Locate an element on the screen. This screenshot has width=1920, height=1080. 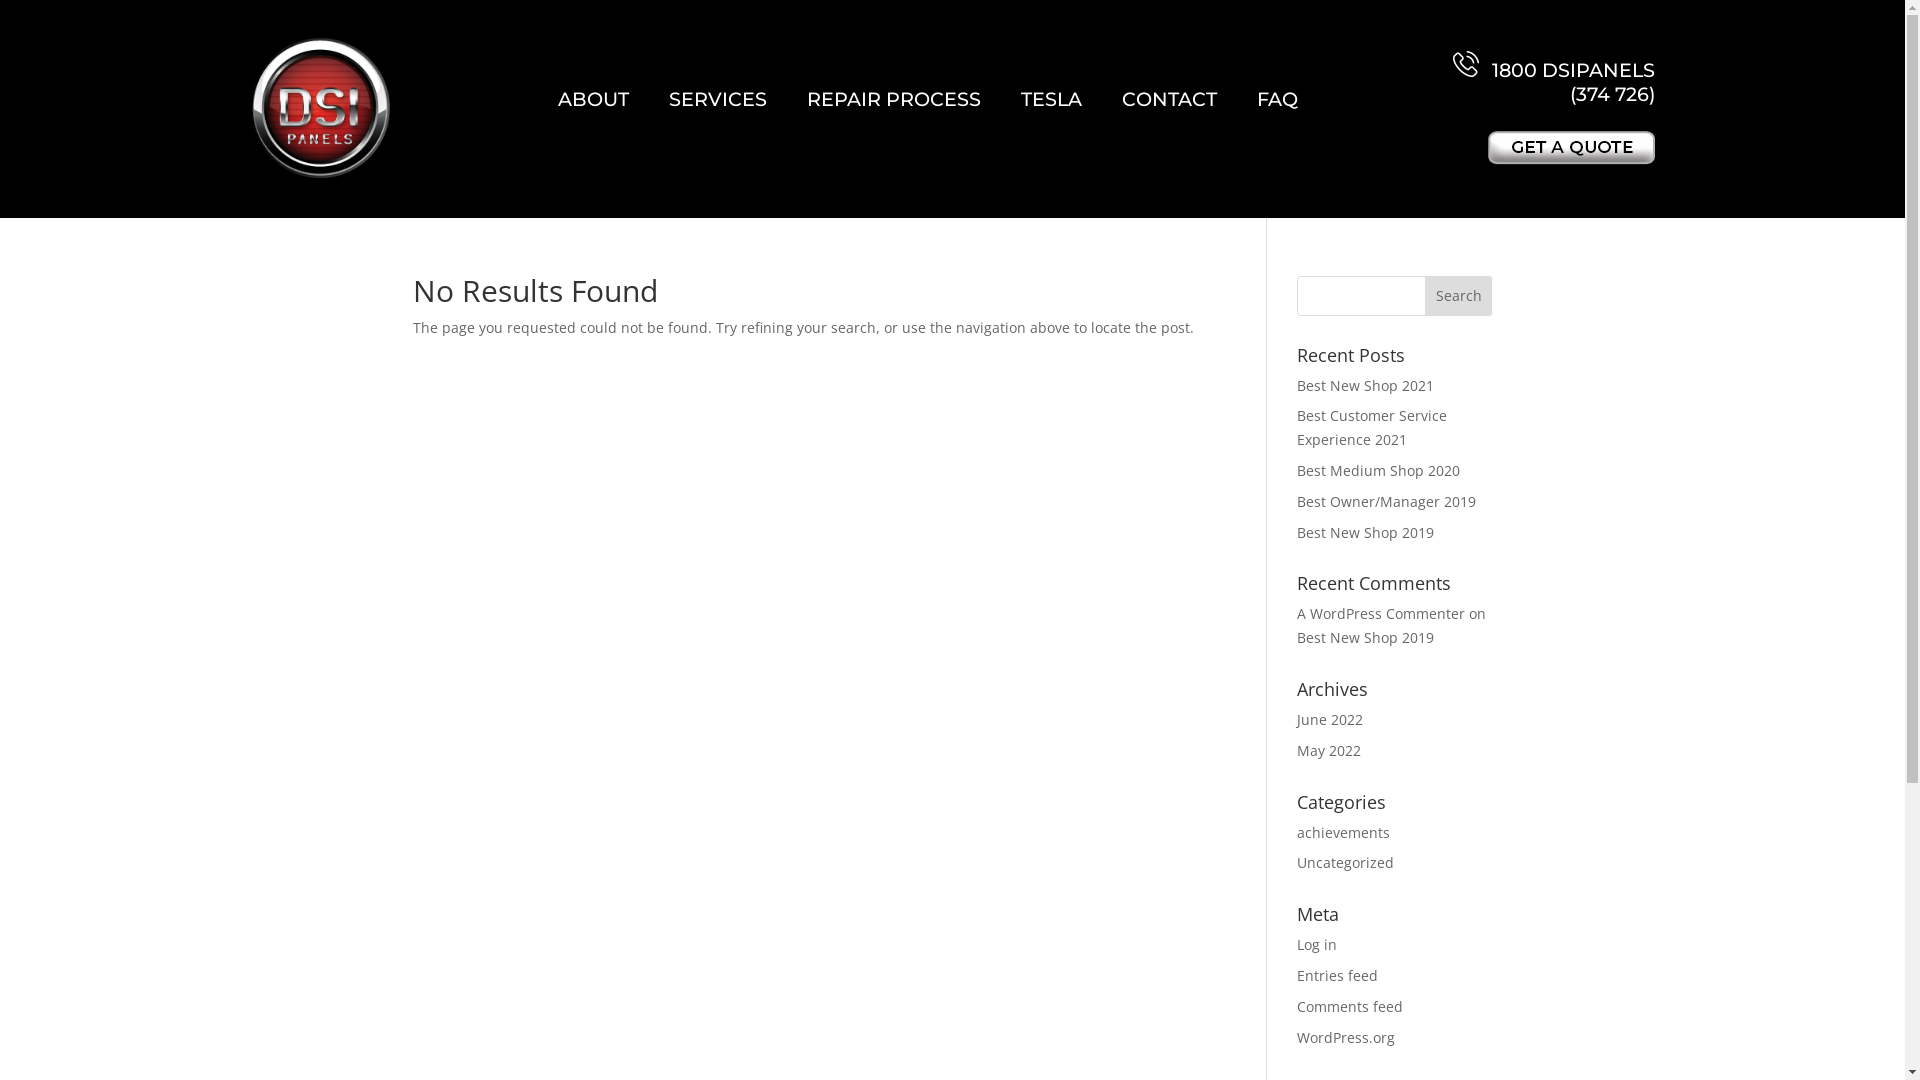
'TESLA' is located at coordinates (1050, 99).